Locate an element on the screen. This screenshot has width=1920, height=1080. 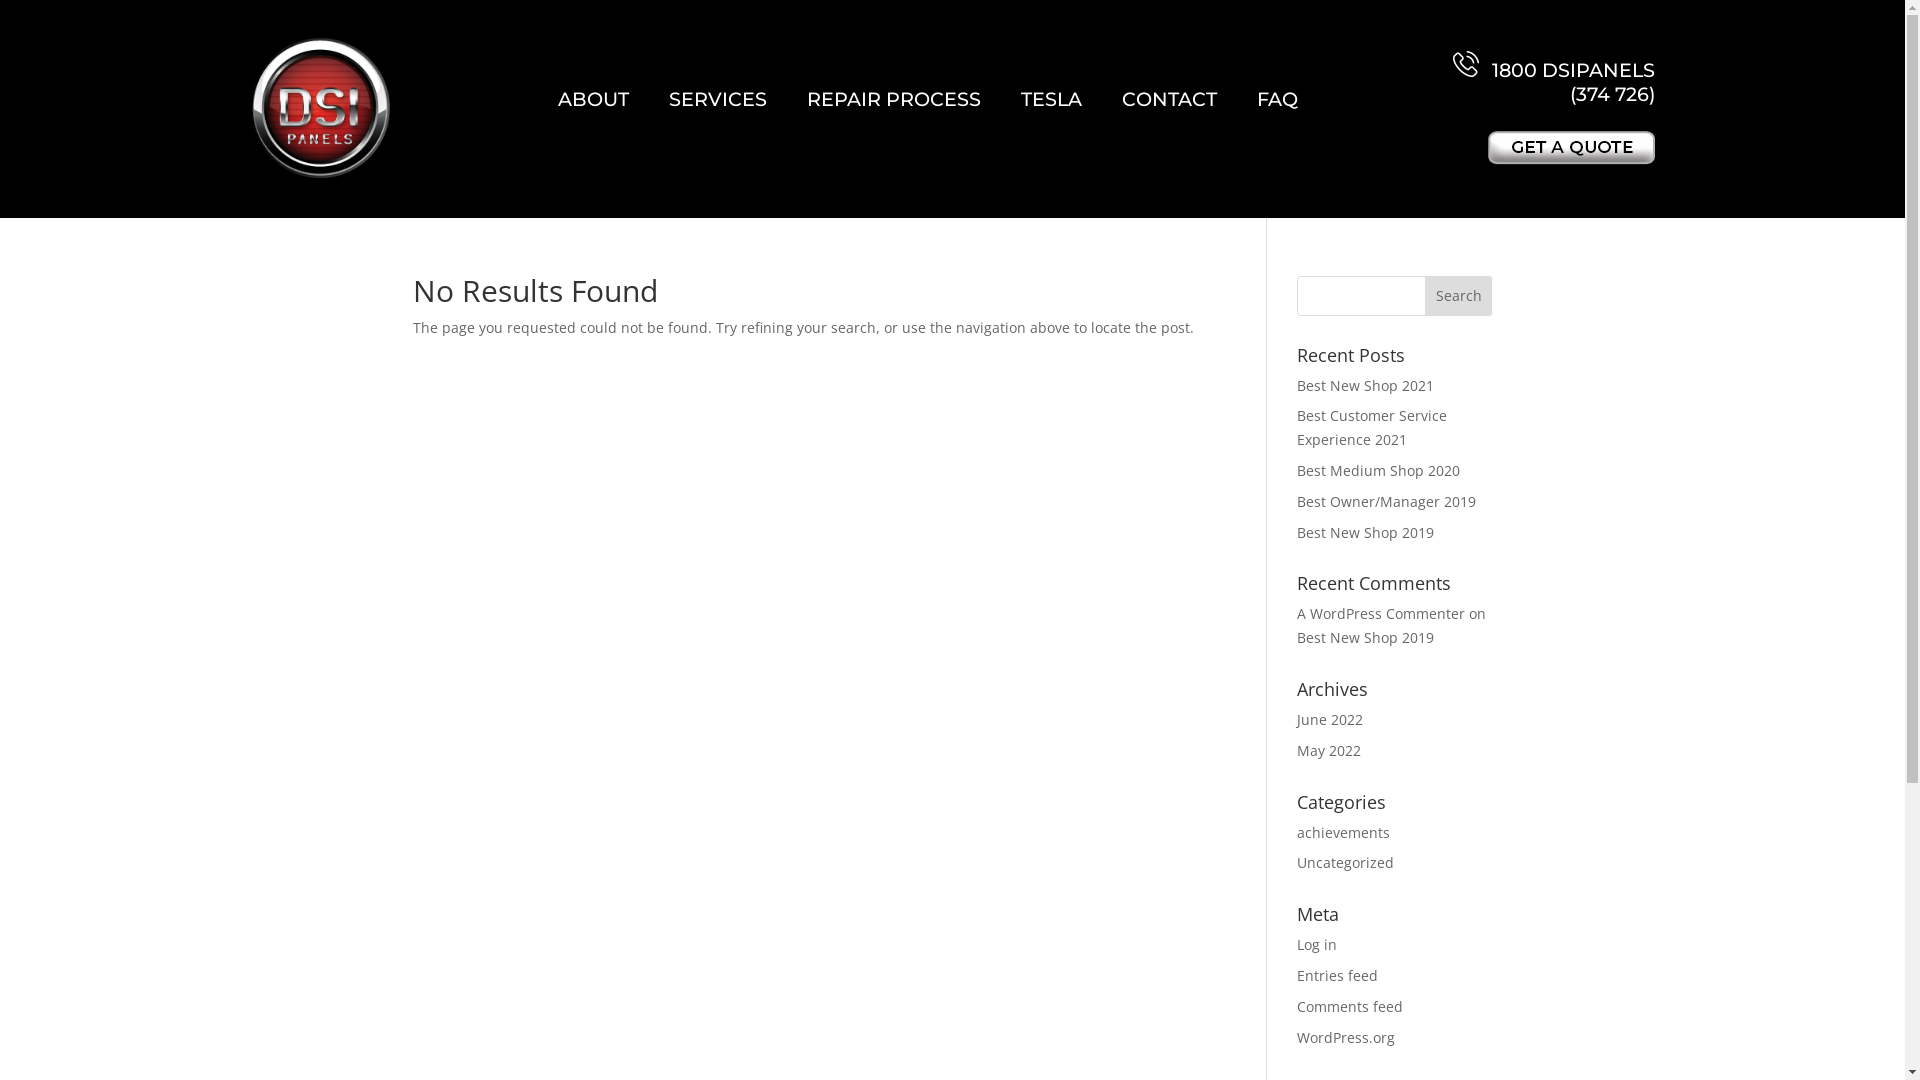
'TESLA' is located at coordinates (1050, 99).